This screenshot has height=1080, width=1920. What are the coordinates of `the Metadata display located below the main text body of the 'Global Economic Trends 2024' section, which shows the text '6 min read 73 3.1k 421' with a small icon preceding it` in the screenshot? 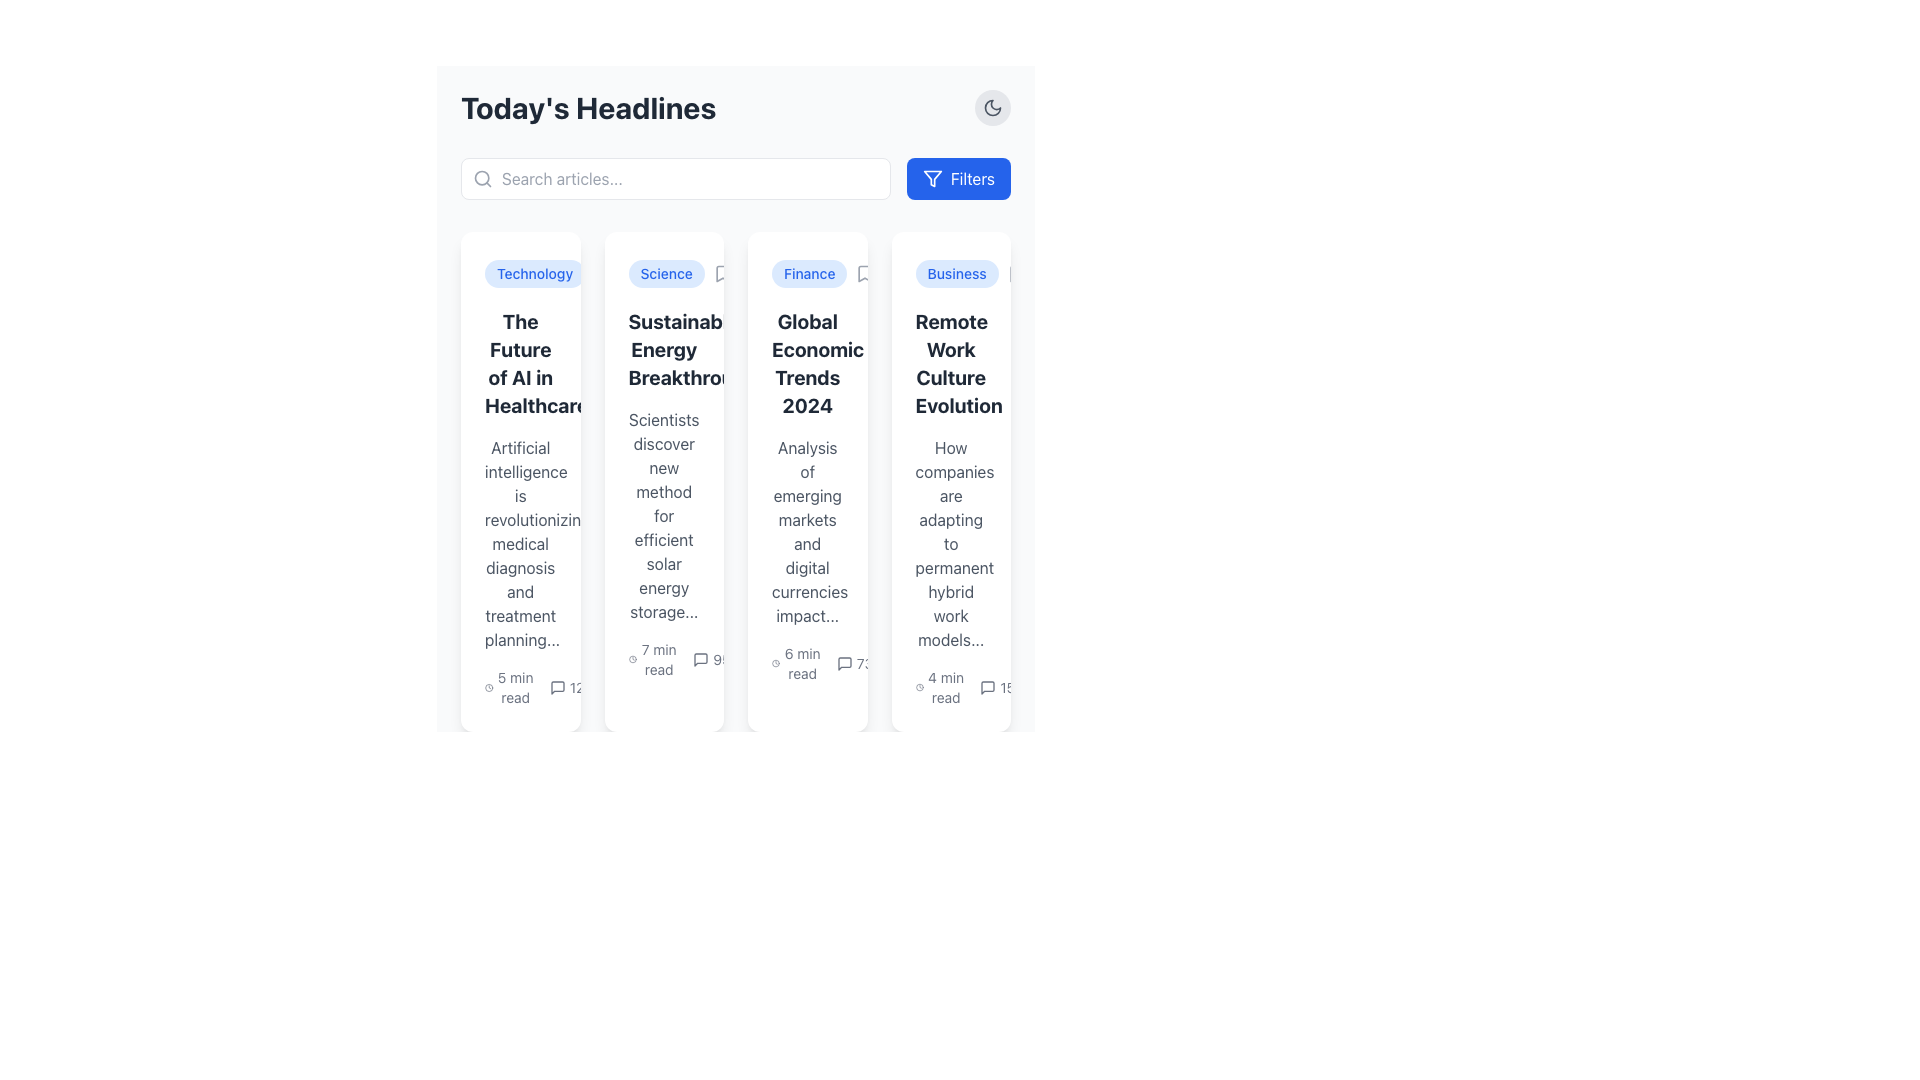 It's located at (807, 663).